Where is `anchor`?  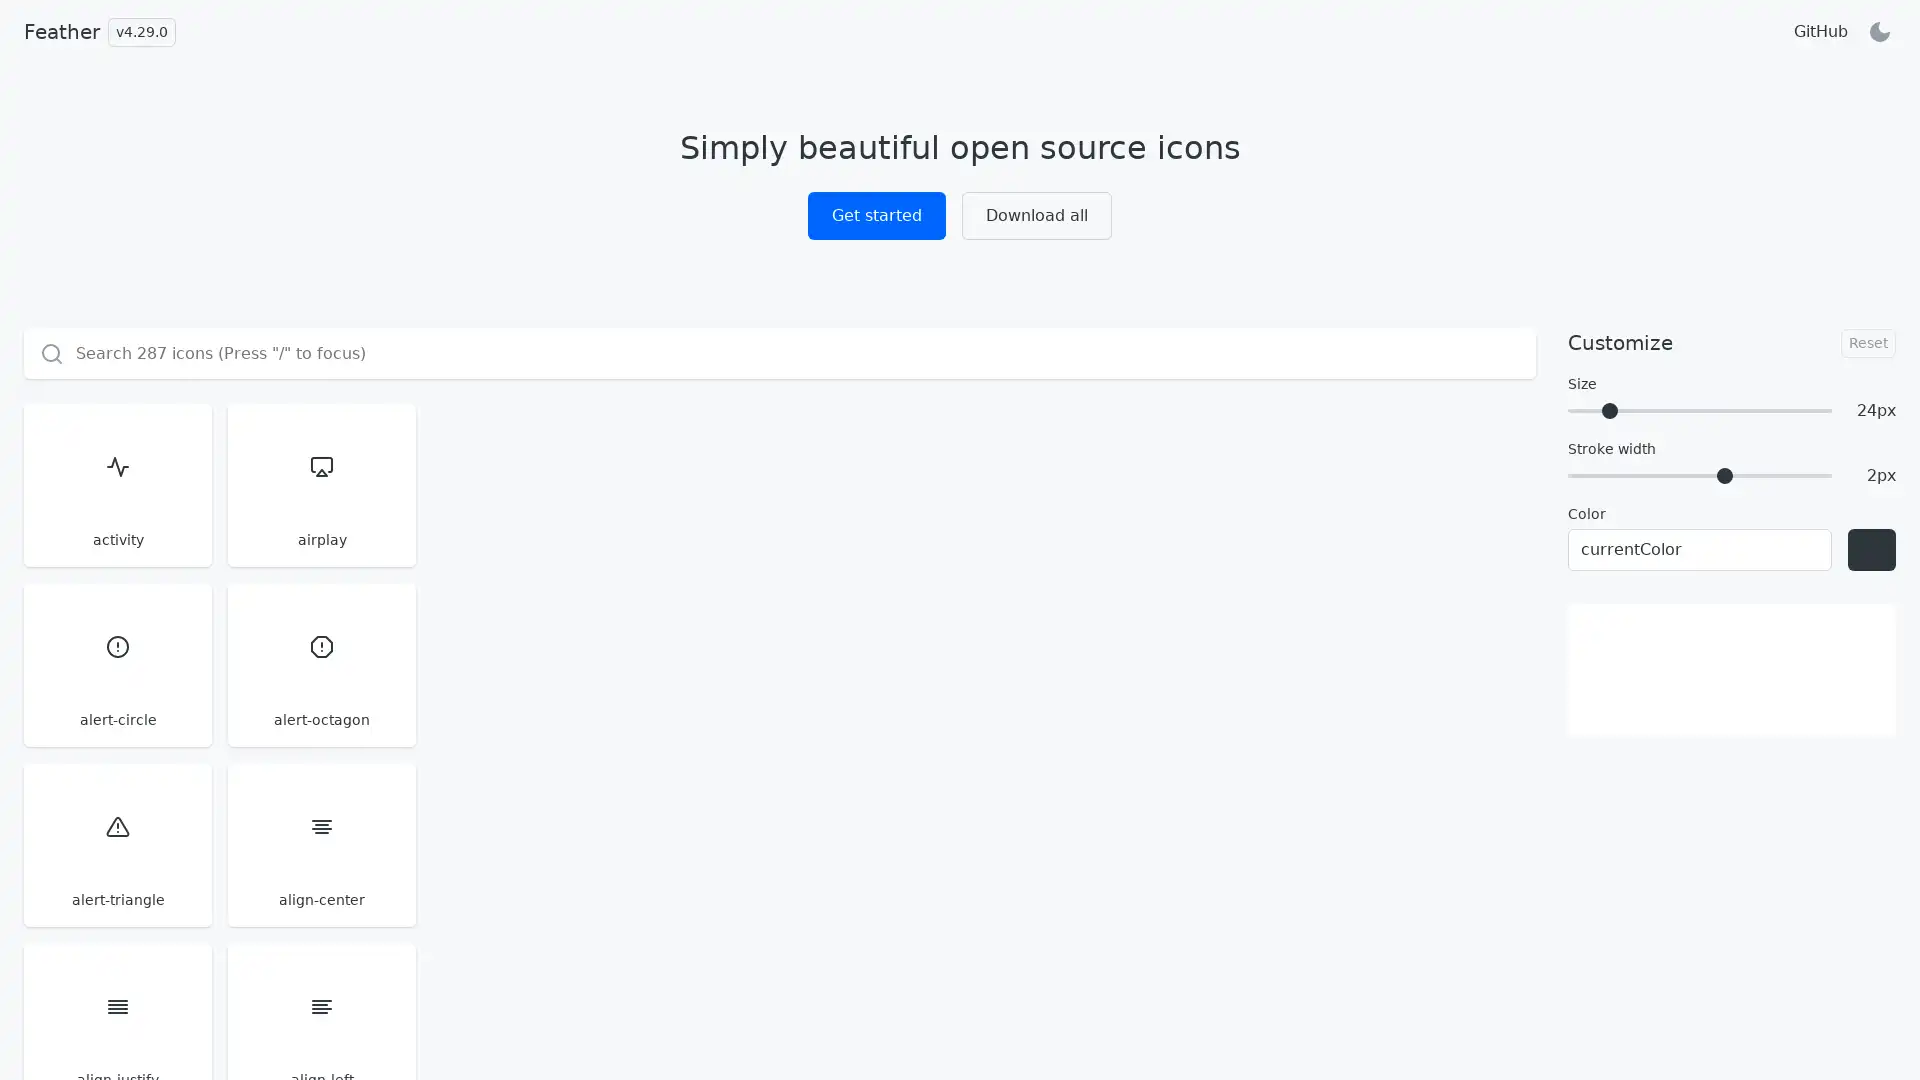 anchor is located at coordinates (99, 664).